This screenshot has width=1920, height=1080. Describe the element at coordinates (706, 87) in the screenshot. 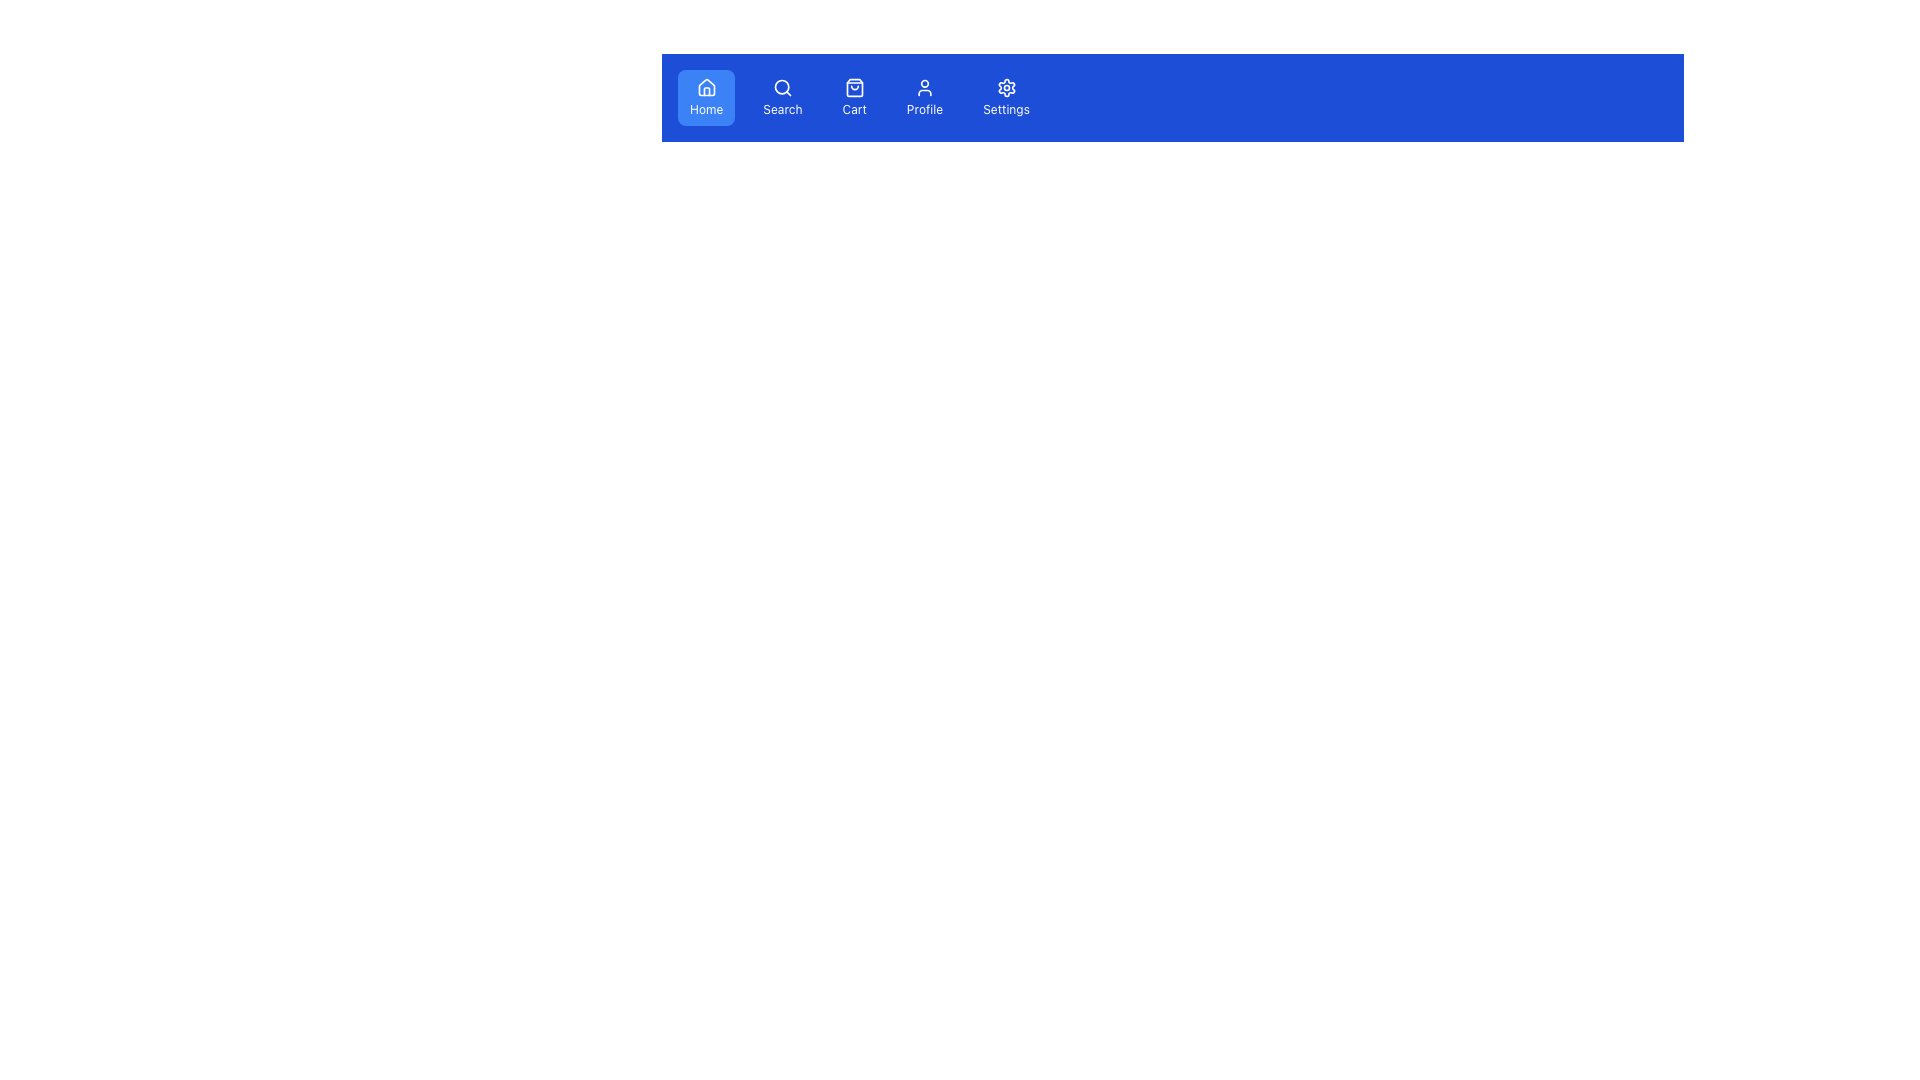

I see `the 'Home' icon located at the top-left corner of the interface, part of the navigation bar, to indicate the home action` at that location.